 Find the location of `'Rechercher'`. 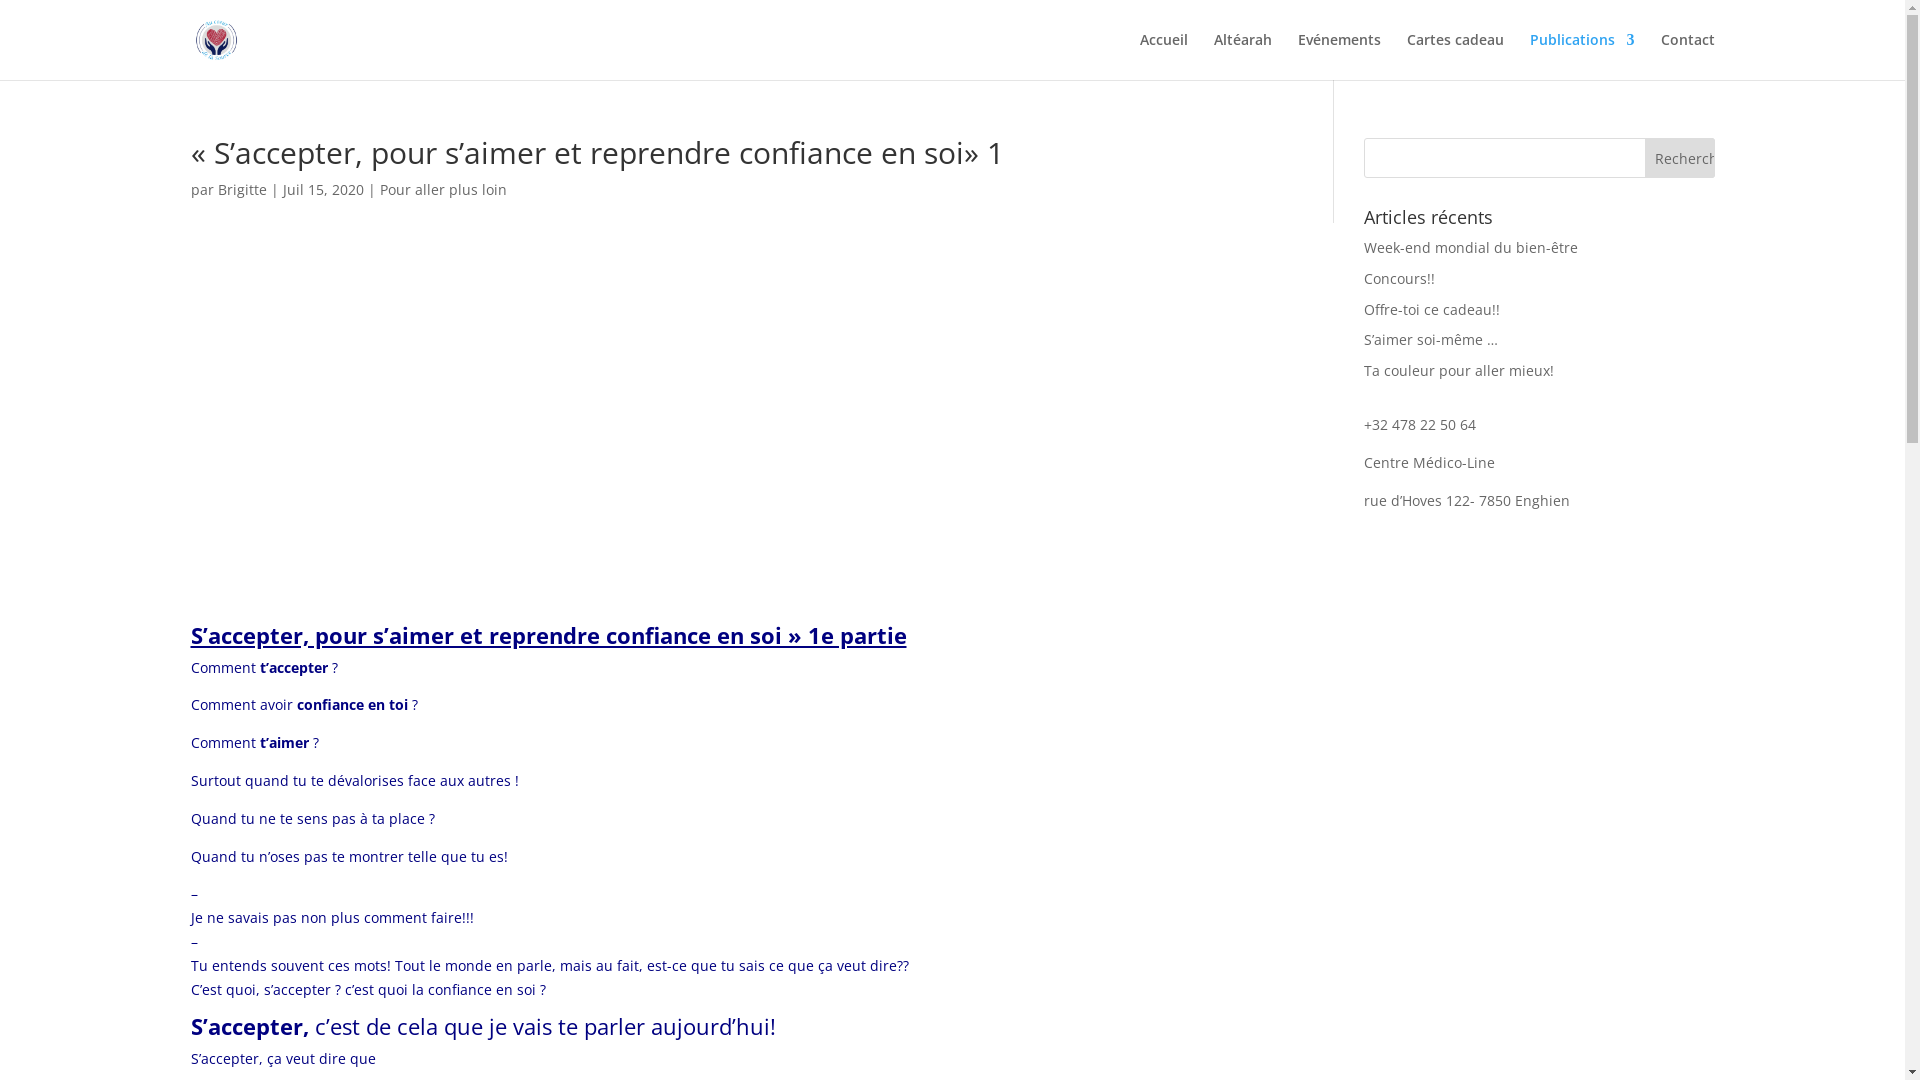

'Rechercher' is located at coordinates (1679, 157).